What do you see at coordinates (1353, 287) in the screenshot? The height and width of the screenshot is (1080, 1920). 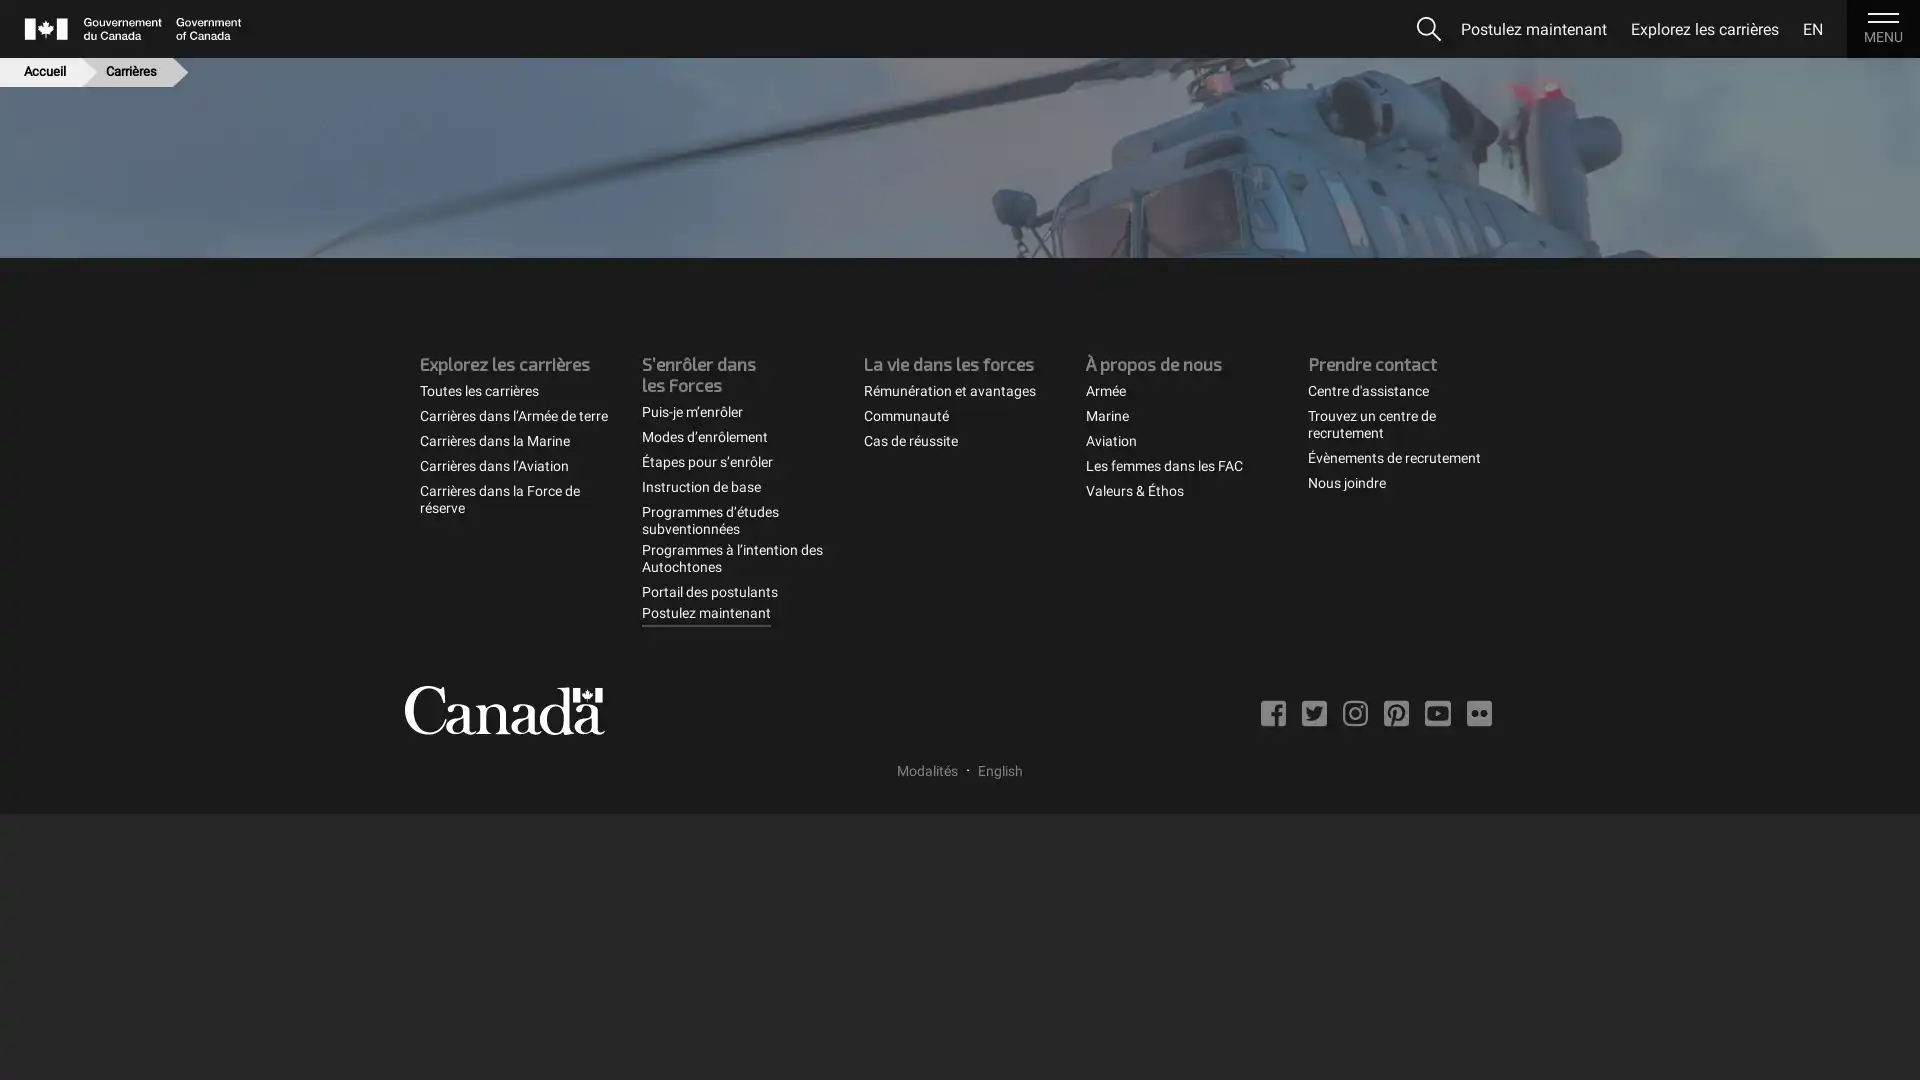 I see `FILTRE - CARRIERES` at bounding box center [1353, 287].